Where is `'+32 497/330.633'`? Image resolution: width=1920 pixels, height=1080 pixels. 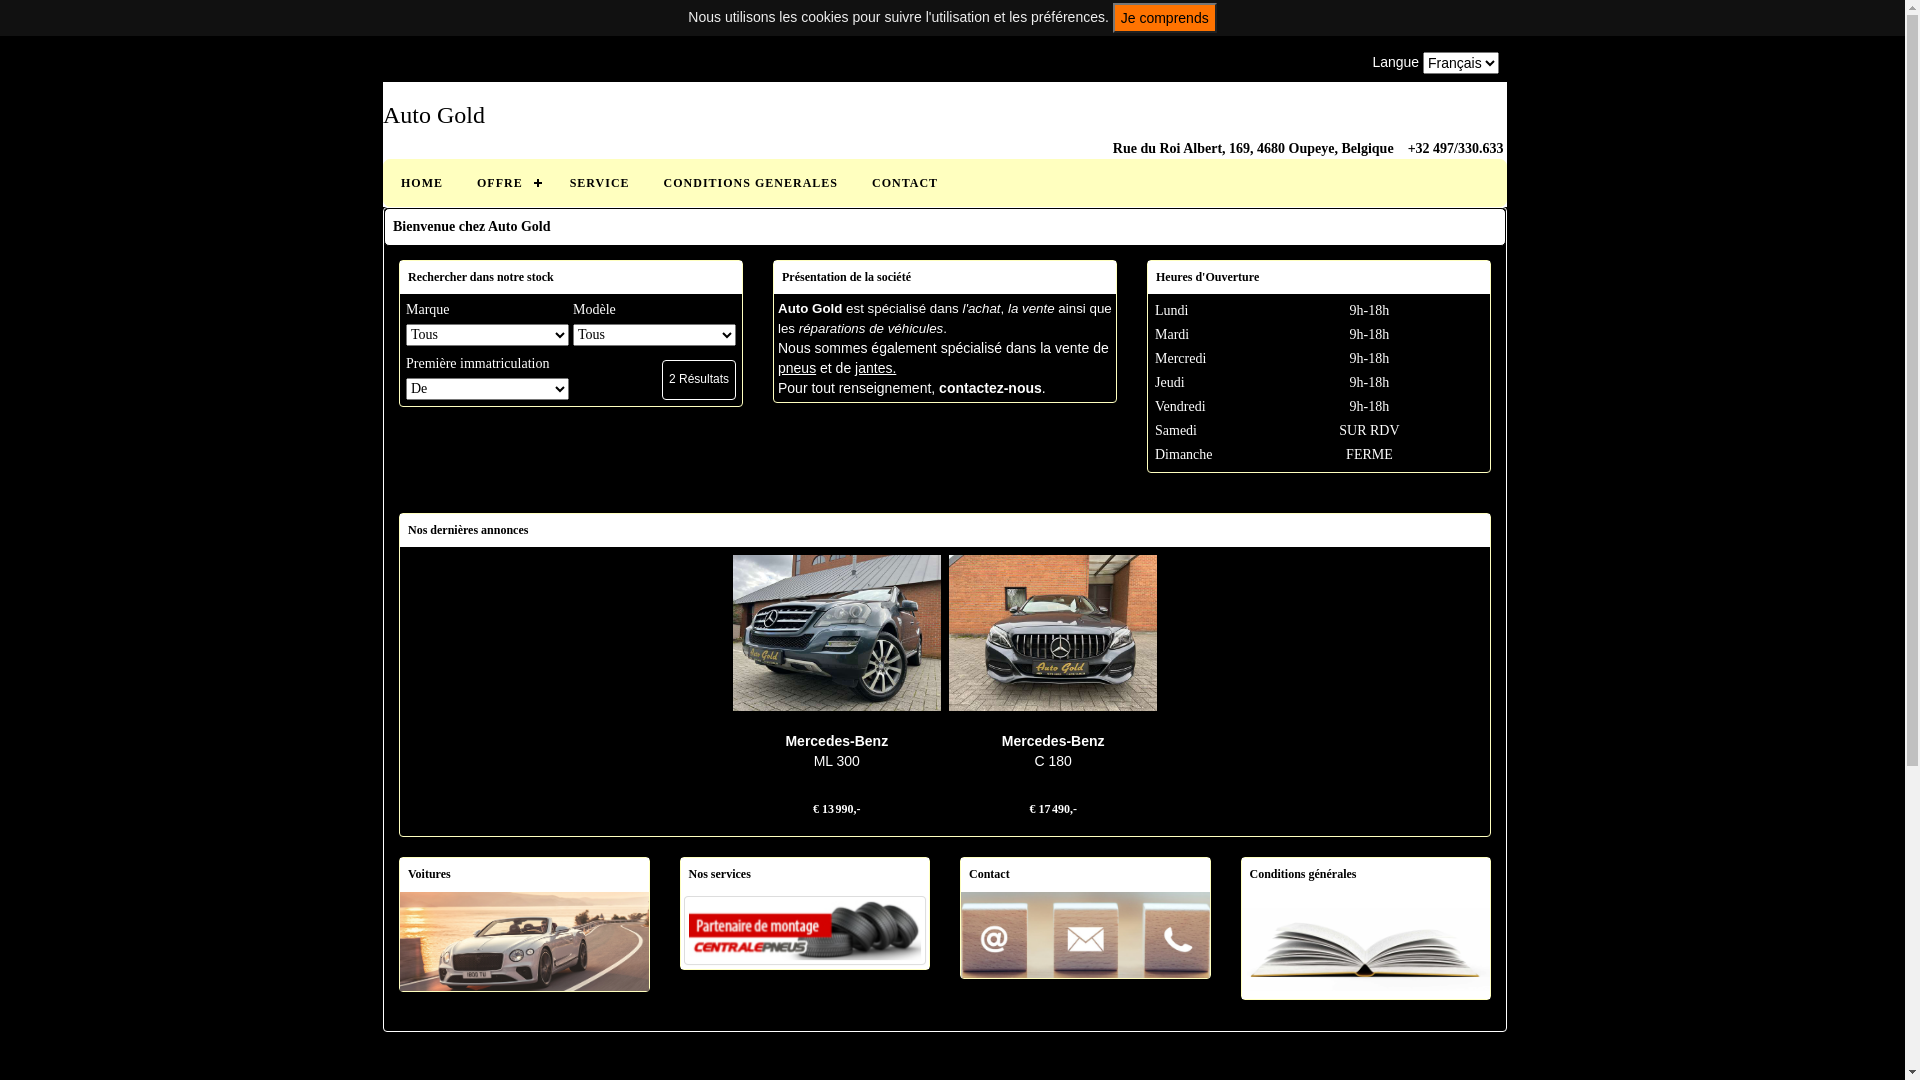
'+32 497/330.633' is located at coordinates (1455, 148).